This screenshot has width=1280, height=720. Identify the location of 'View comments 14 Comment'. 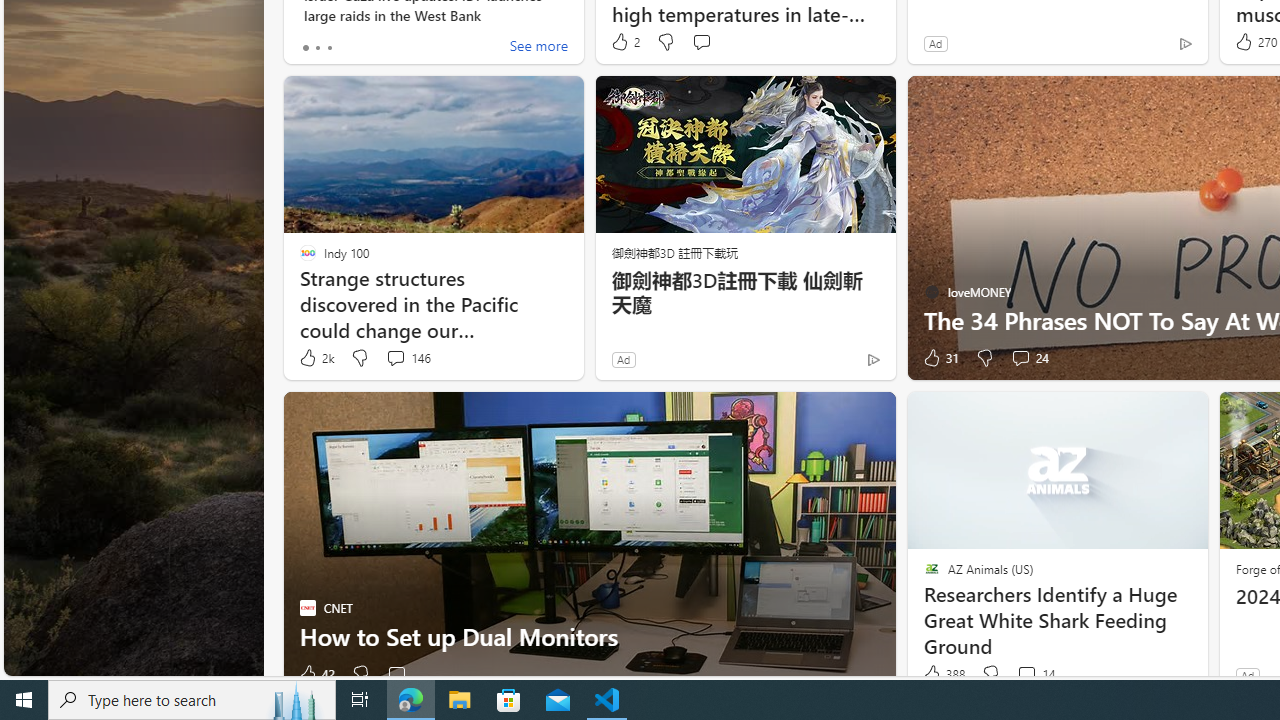
(1035, 674).